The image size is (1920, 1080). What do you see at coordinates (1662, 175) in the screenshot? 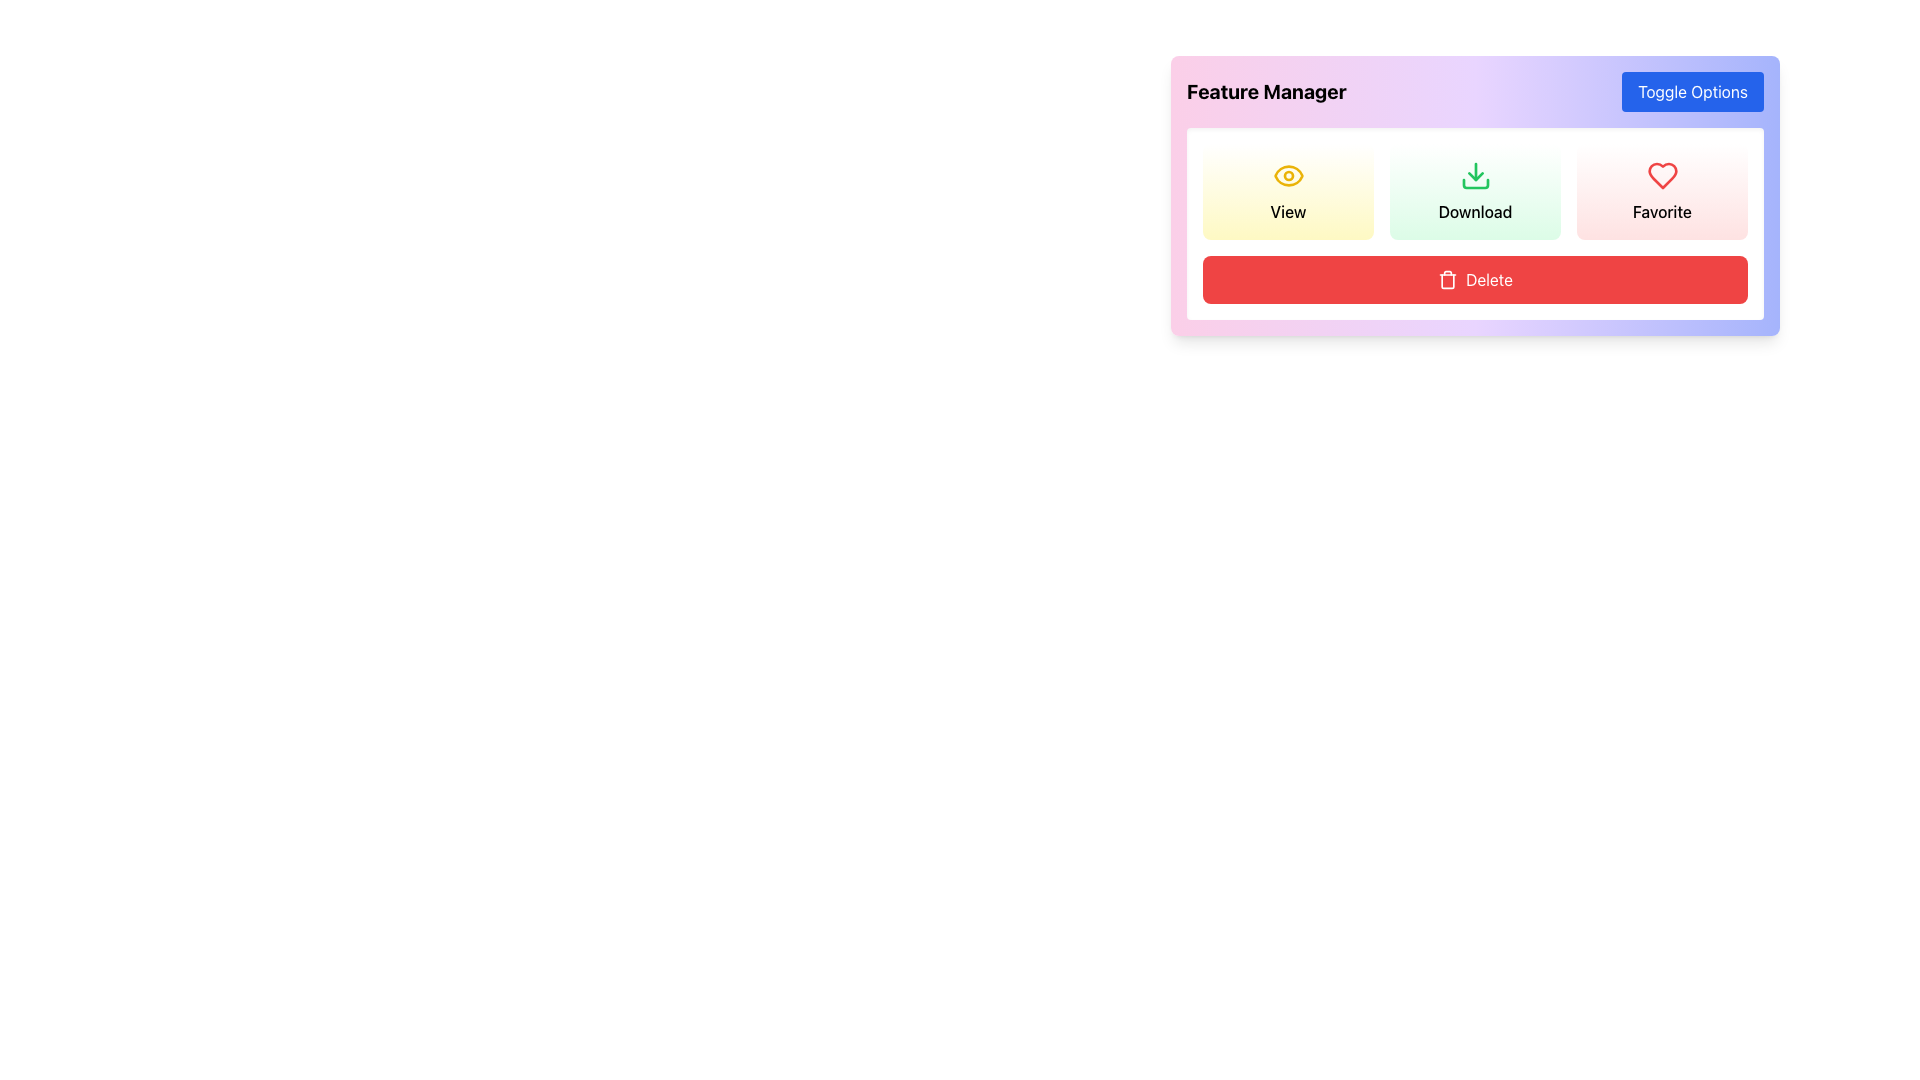
I see `the red heart icon located within the 'Favorite' button, which is the third clickable option in the user interface` at bounding box center [1662, 175].